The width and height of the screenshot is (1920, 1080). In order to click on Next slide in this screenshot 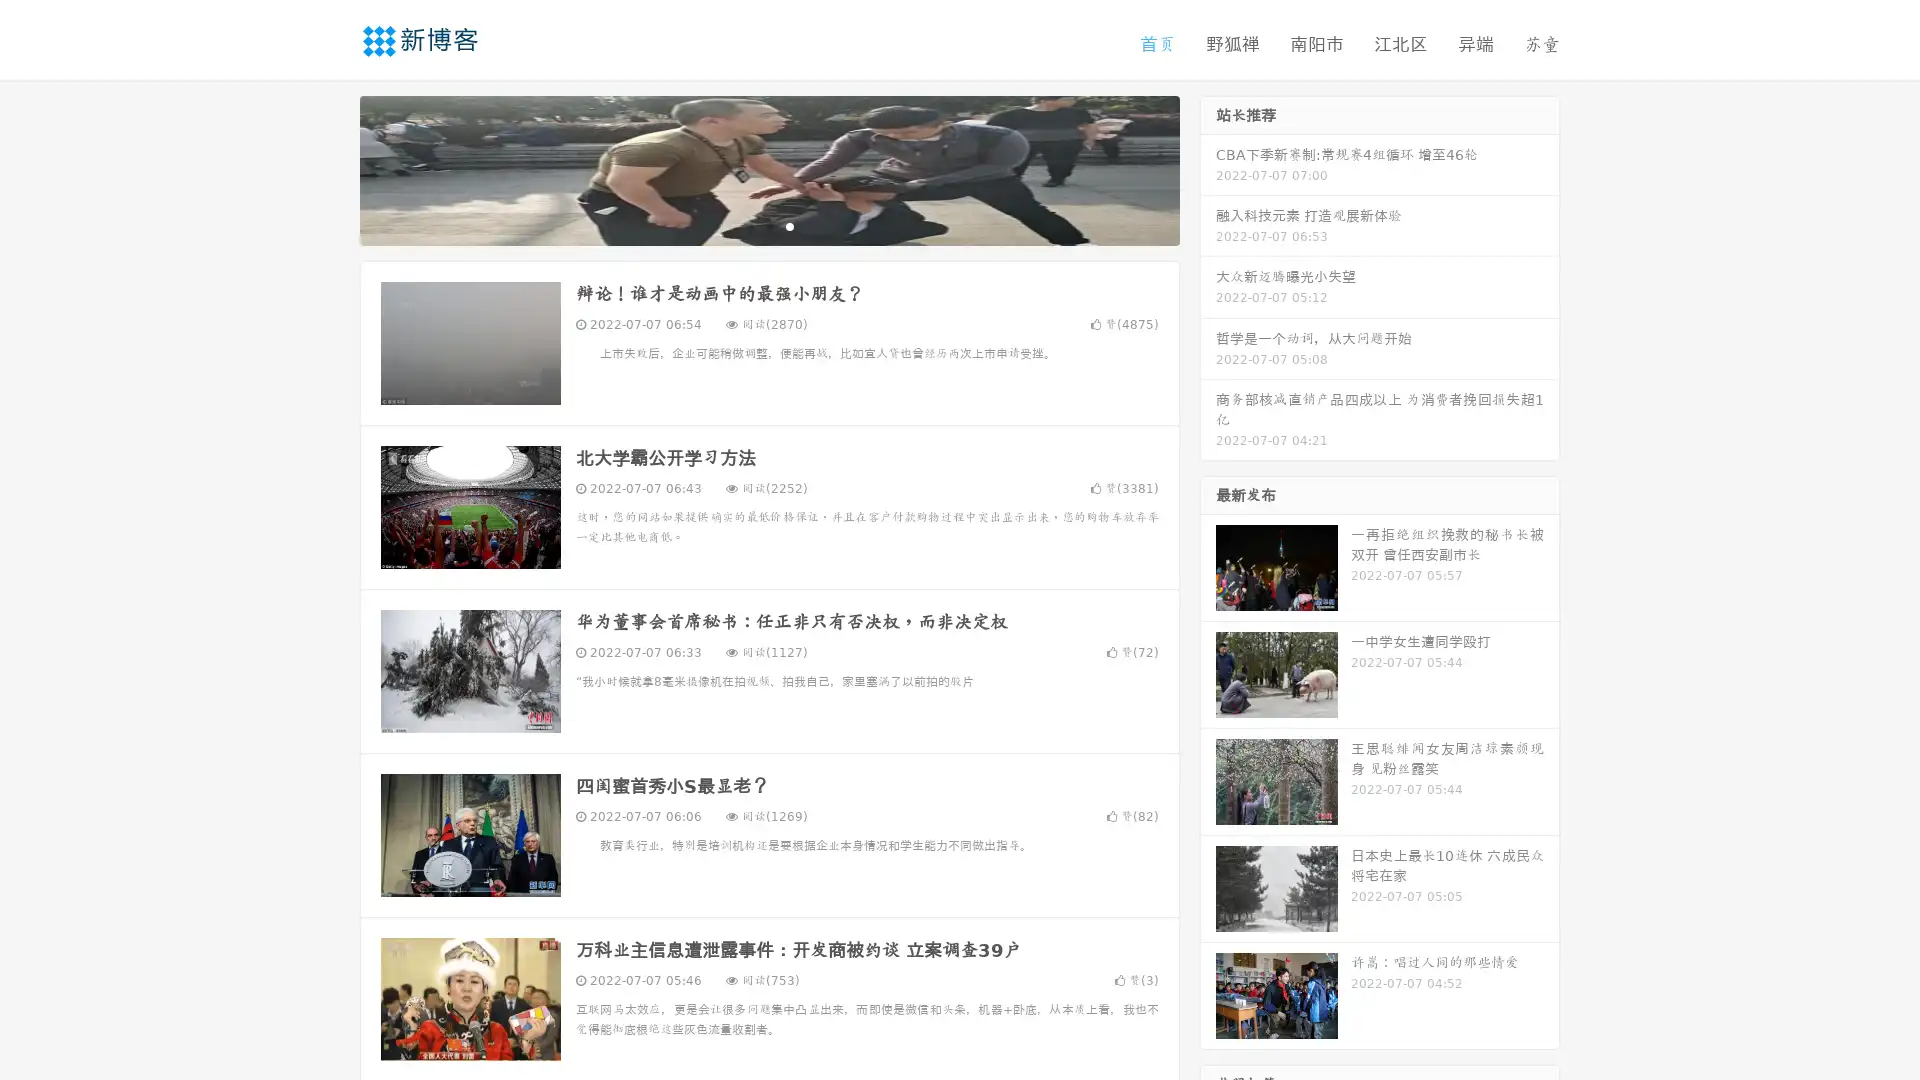, I will do `click(1208, 168)`.